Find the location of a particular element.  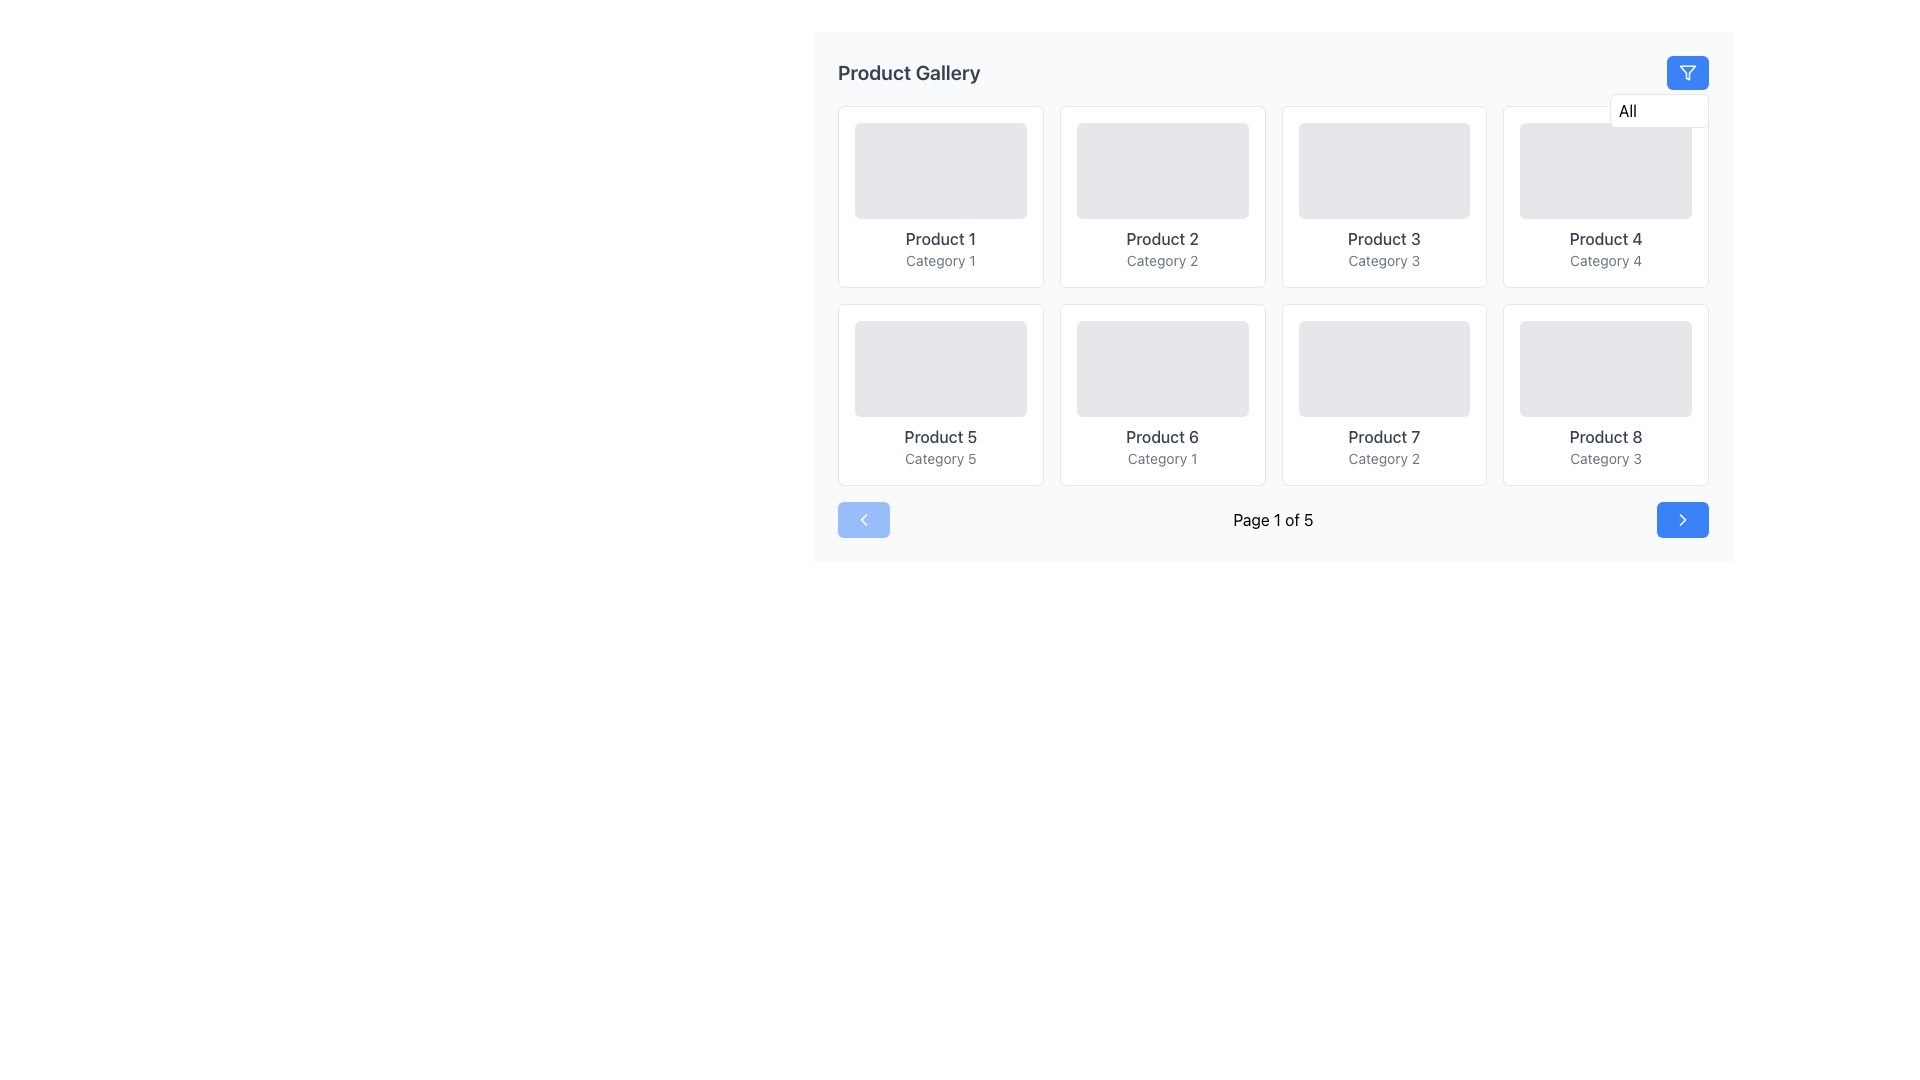

the card displaying 'Product 3' in a gallery view, which has a white background and rounded corners, positioned as the third card in the first row of a 4x2 grid layout is located at coordinates (1383, 196).